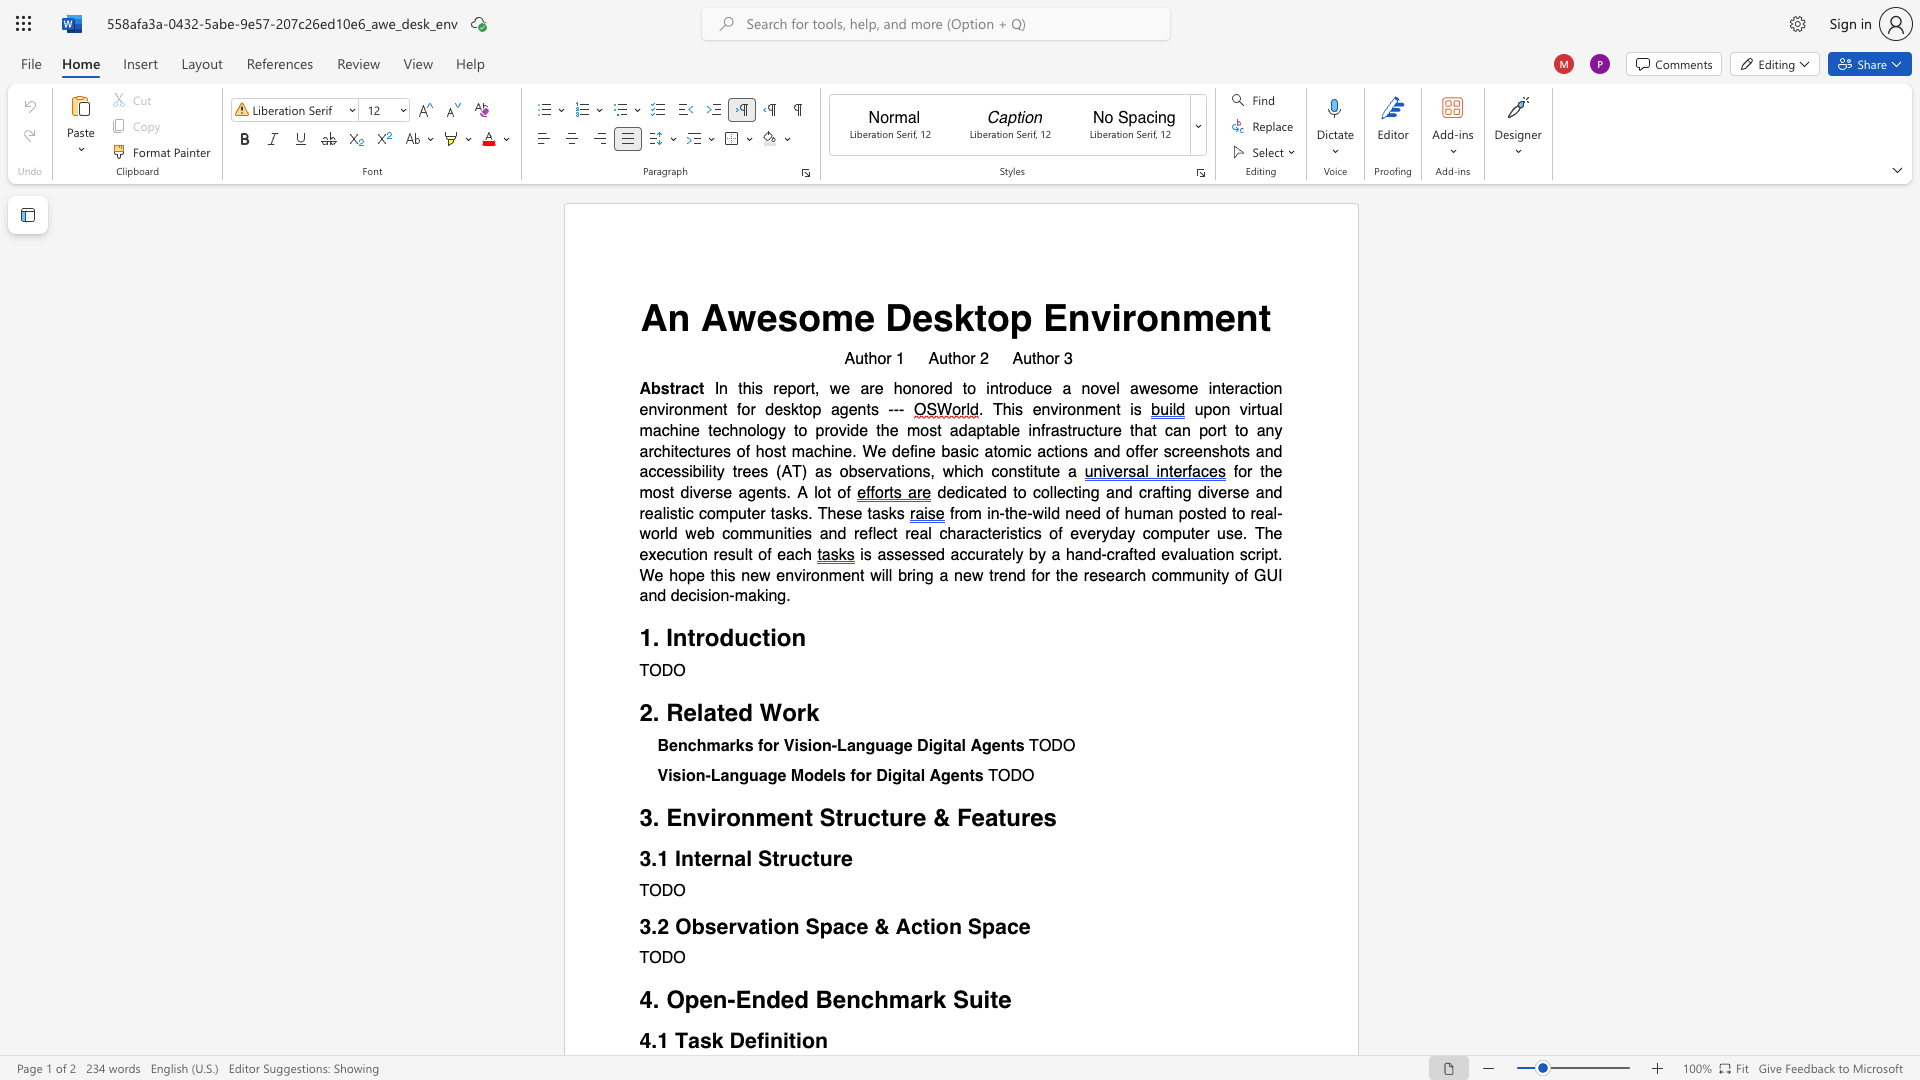 This screenshot has height=1080, width=1920. Describe the element at coordinates (1096, 575) in the screenshot. I see `the space between the continuous character "e" and "s" in the text` at that location.